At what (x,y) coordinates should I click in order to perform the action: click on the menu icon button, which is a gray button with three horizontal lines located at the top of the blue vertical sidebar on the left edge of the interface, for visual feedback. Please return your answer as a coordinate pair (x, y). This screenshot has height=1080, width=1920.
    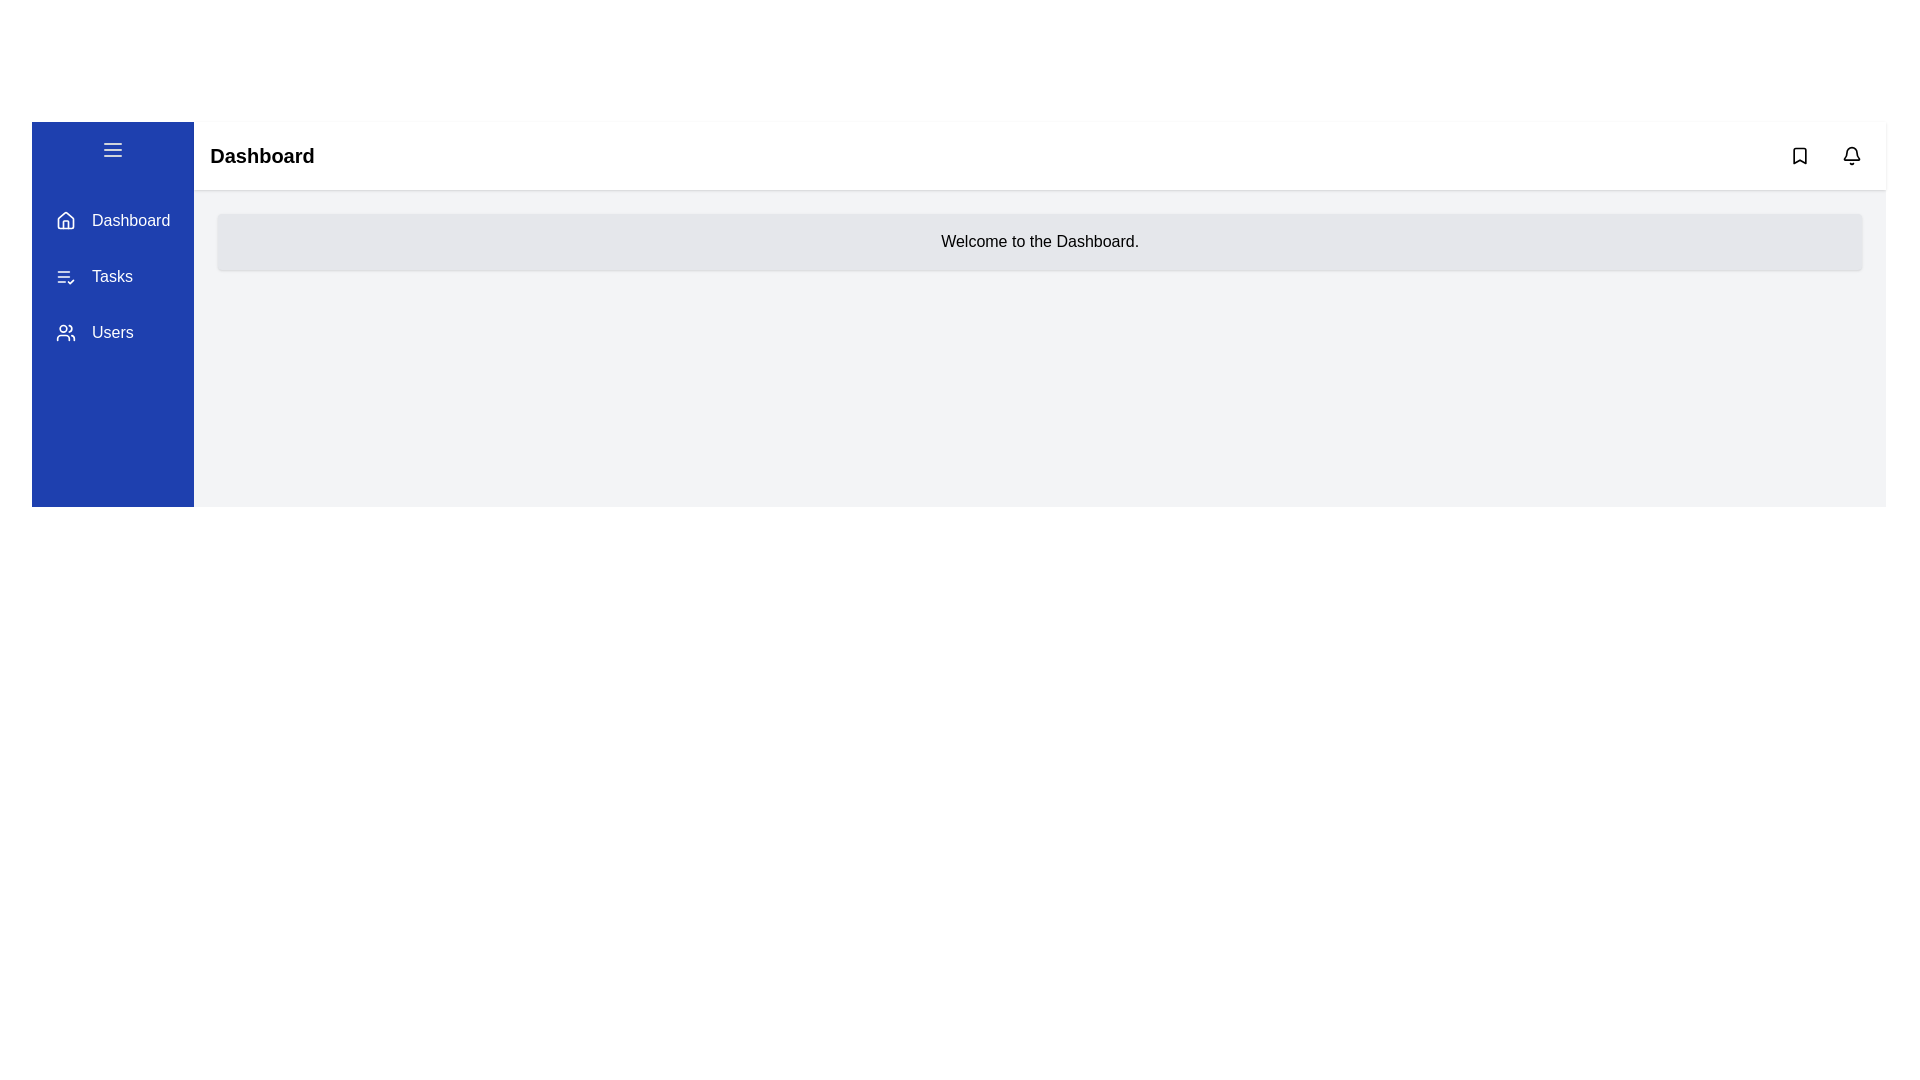
    Looking at the image, I should click on (112, 149).